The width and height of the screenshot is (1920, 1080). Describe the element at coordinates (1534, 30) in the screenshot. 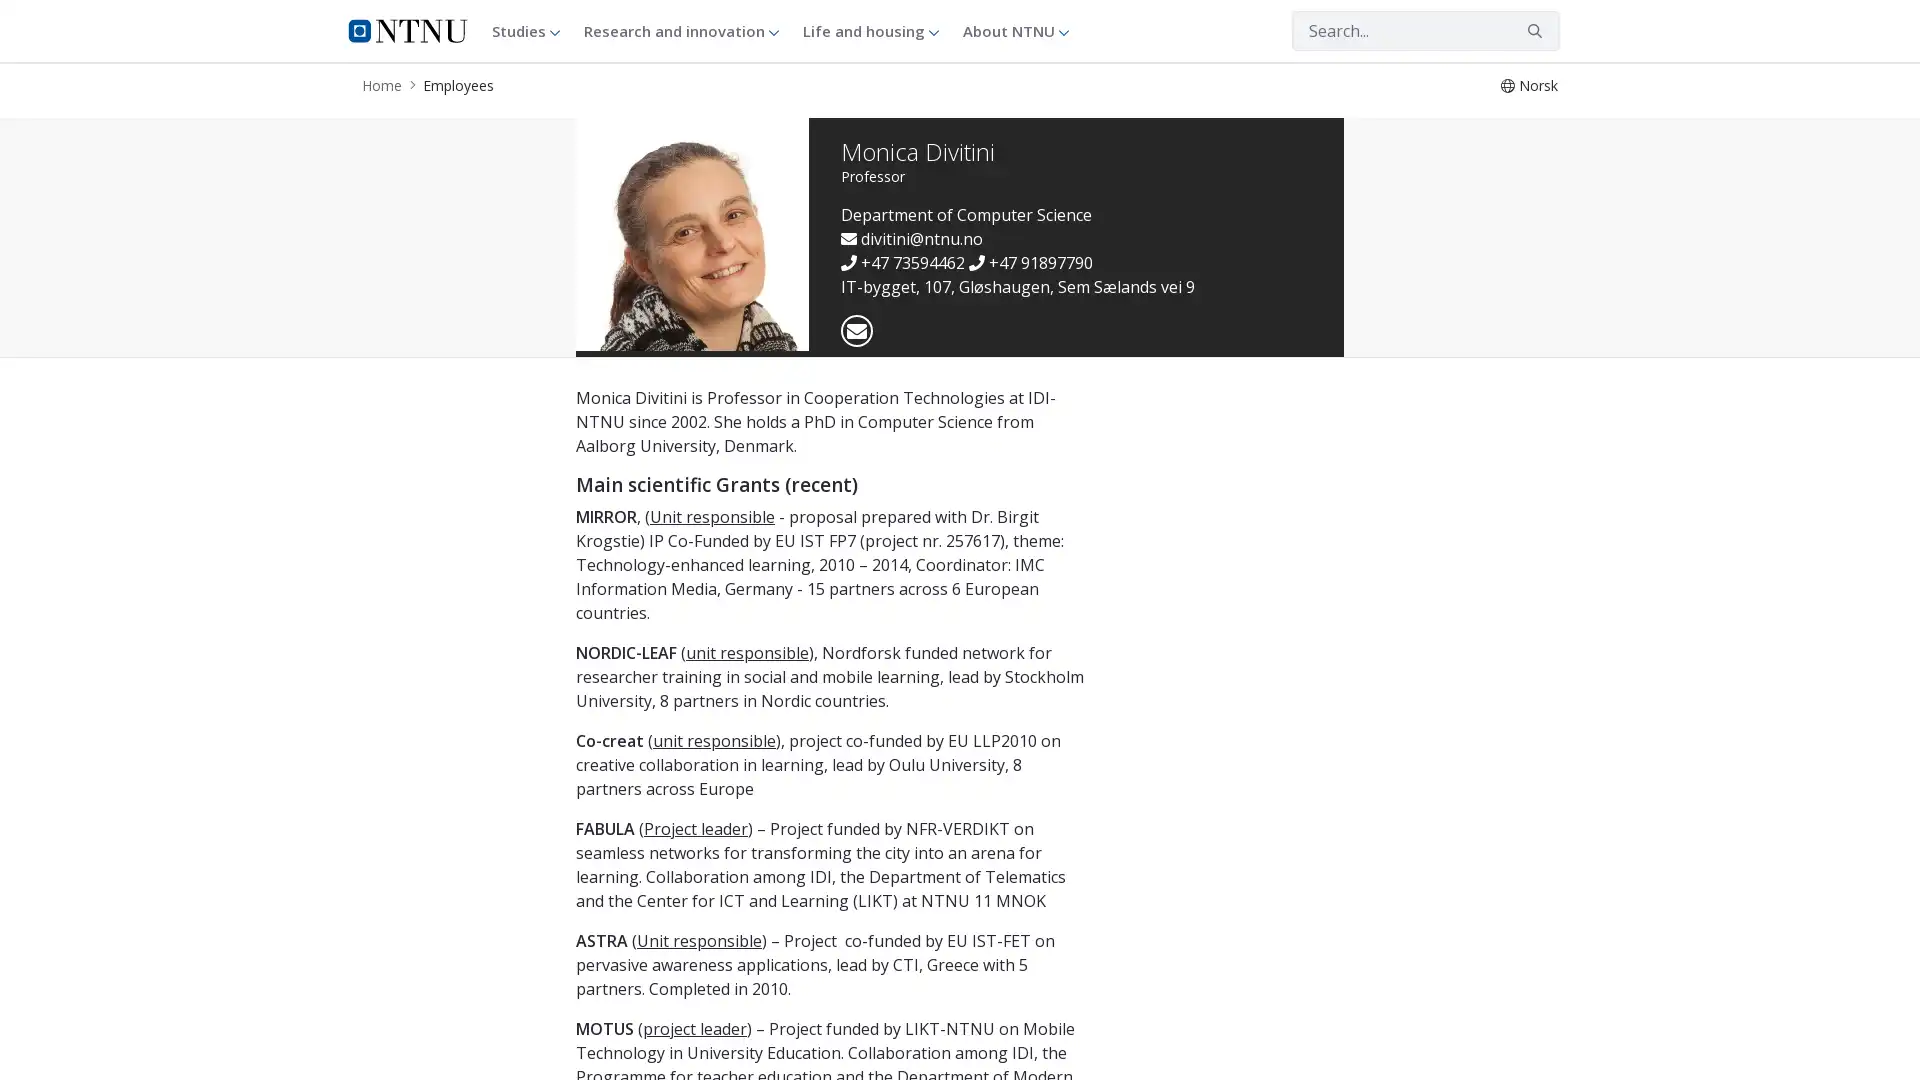

I see `Submit` at that location.